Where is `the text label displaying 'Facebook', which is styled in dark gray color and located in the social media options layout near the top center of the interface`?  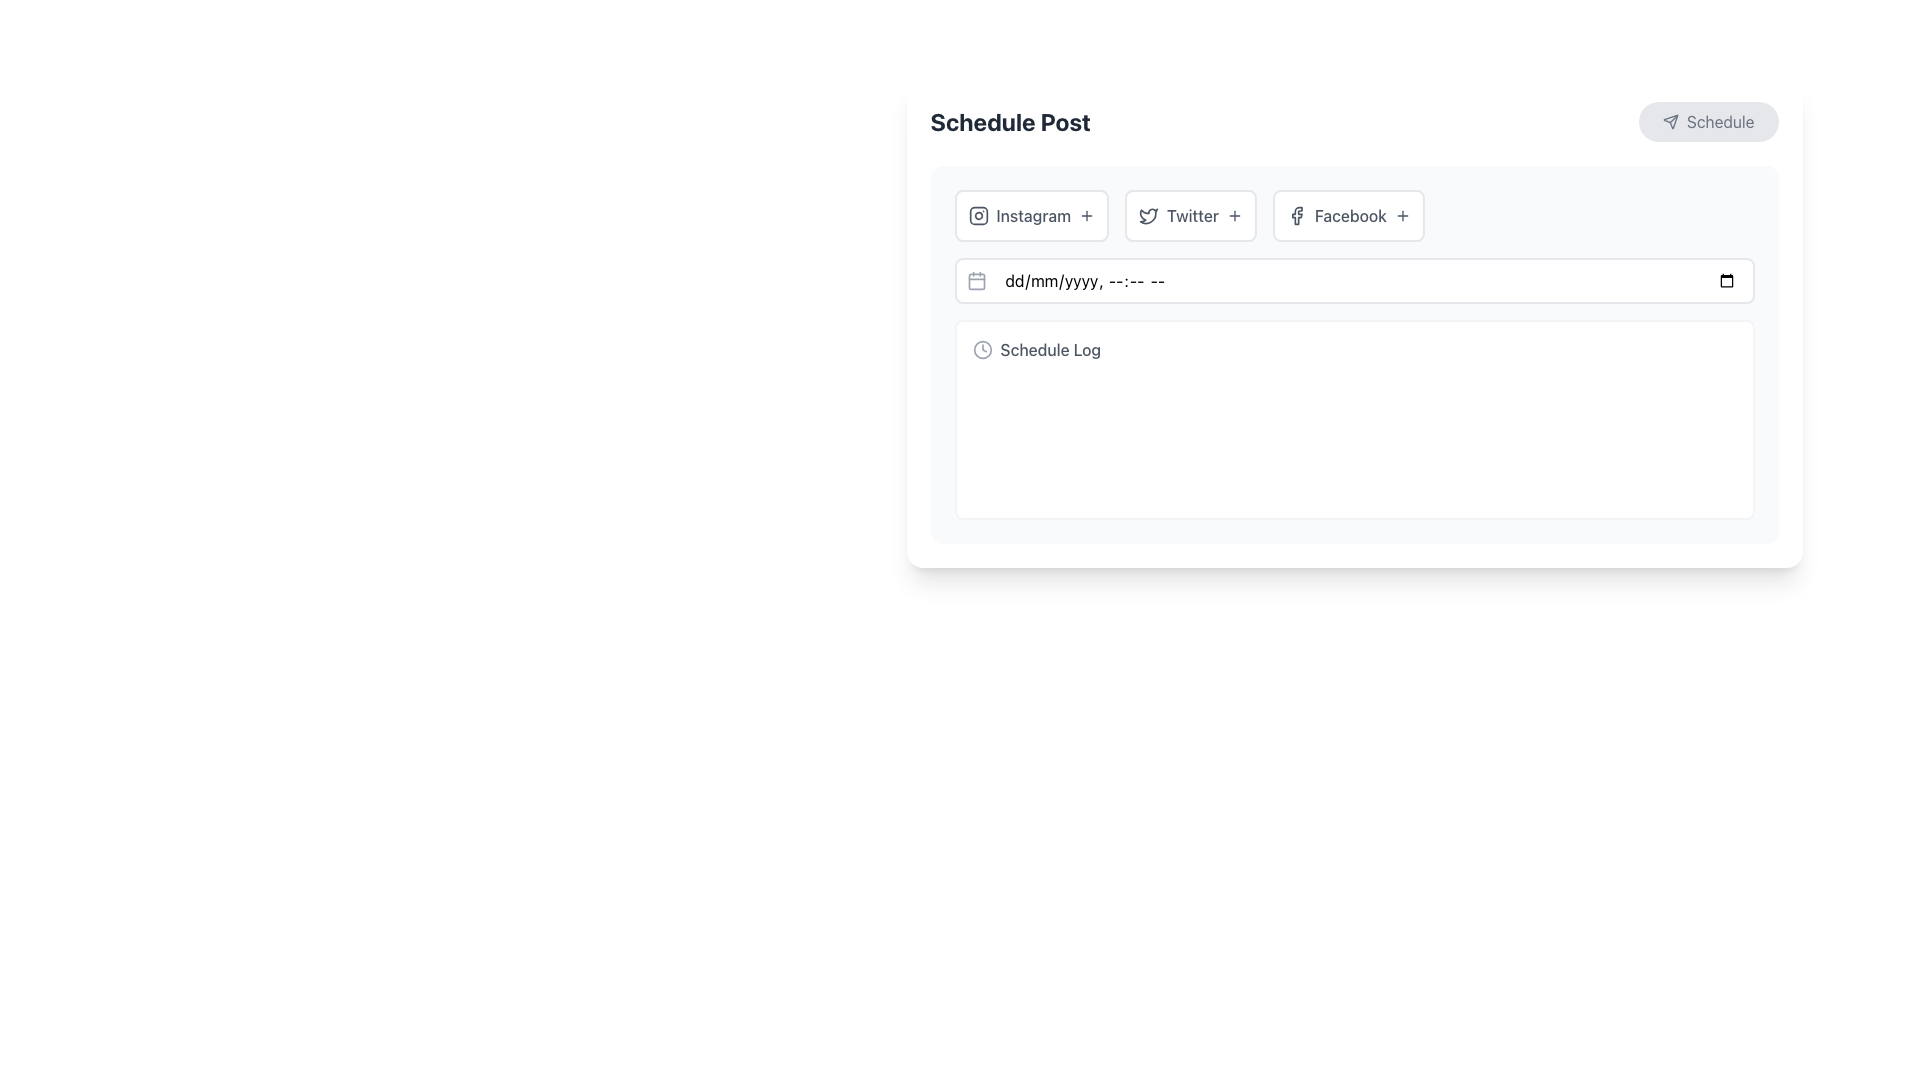 the text label displaying 'Facebook', which is styled in dark gray color and located in the social media options layout near the top center of the interface is located at coordinates (1350, 216).